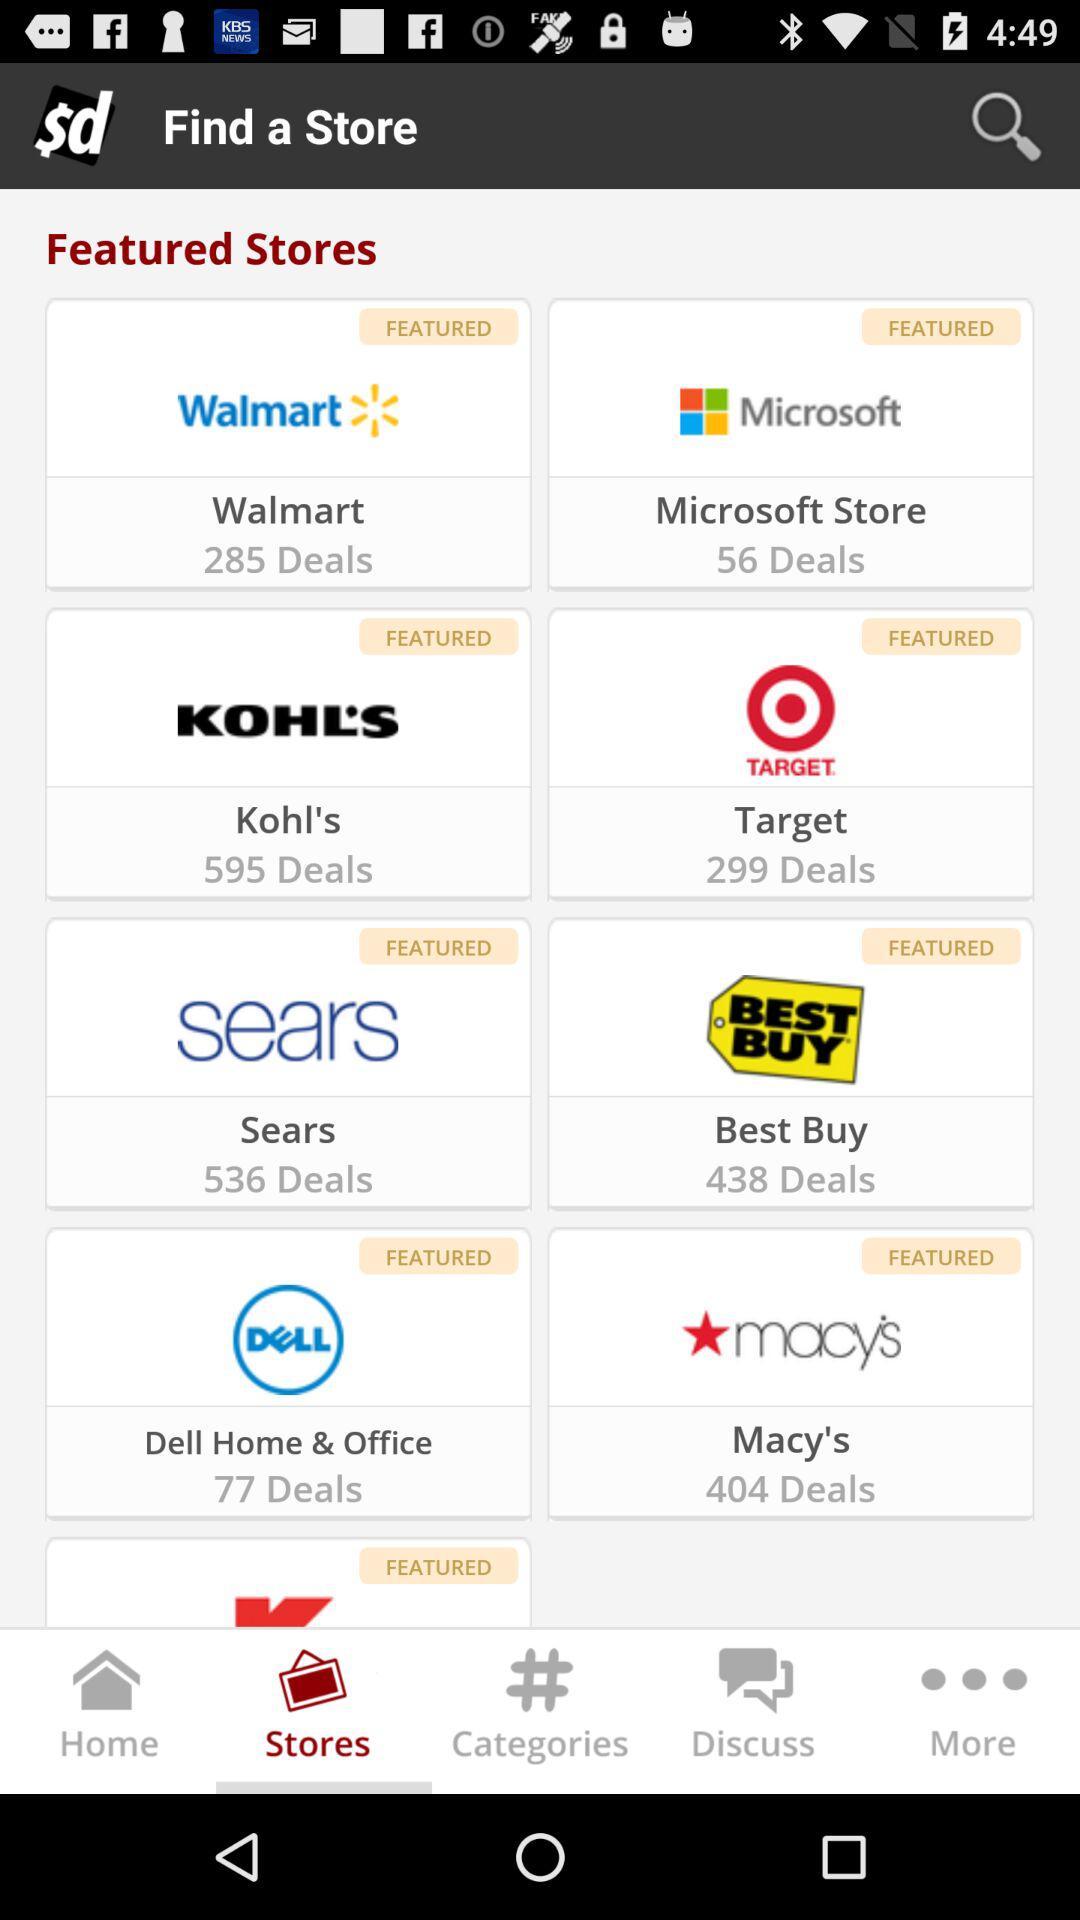  What do you see at coordinates (108, 1715) in the screenshot?
I see `home` at bounding box center [108, 1715].